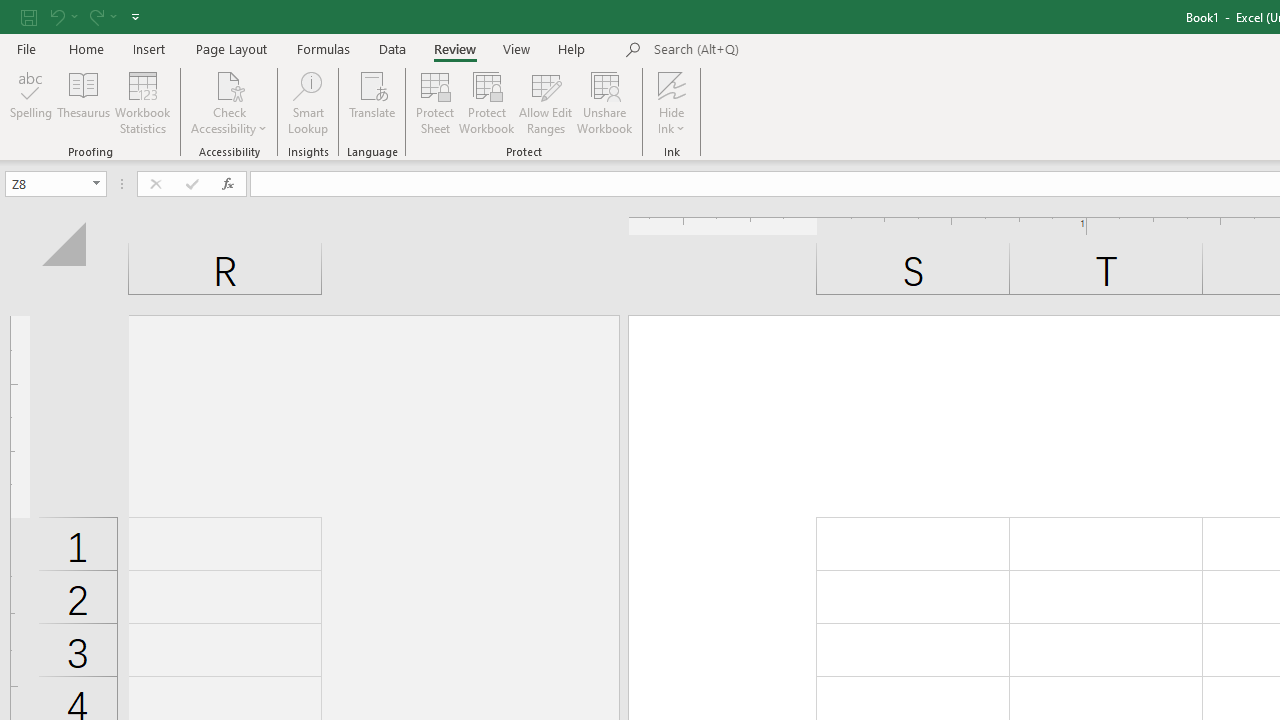  I want to click on 'Workbook Statistics', so click(141, 103).